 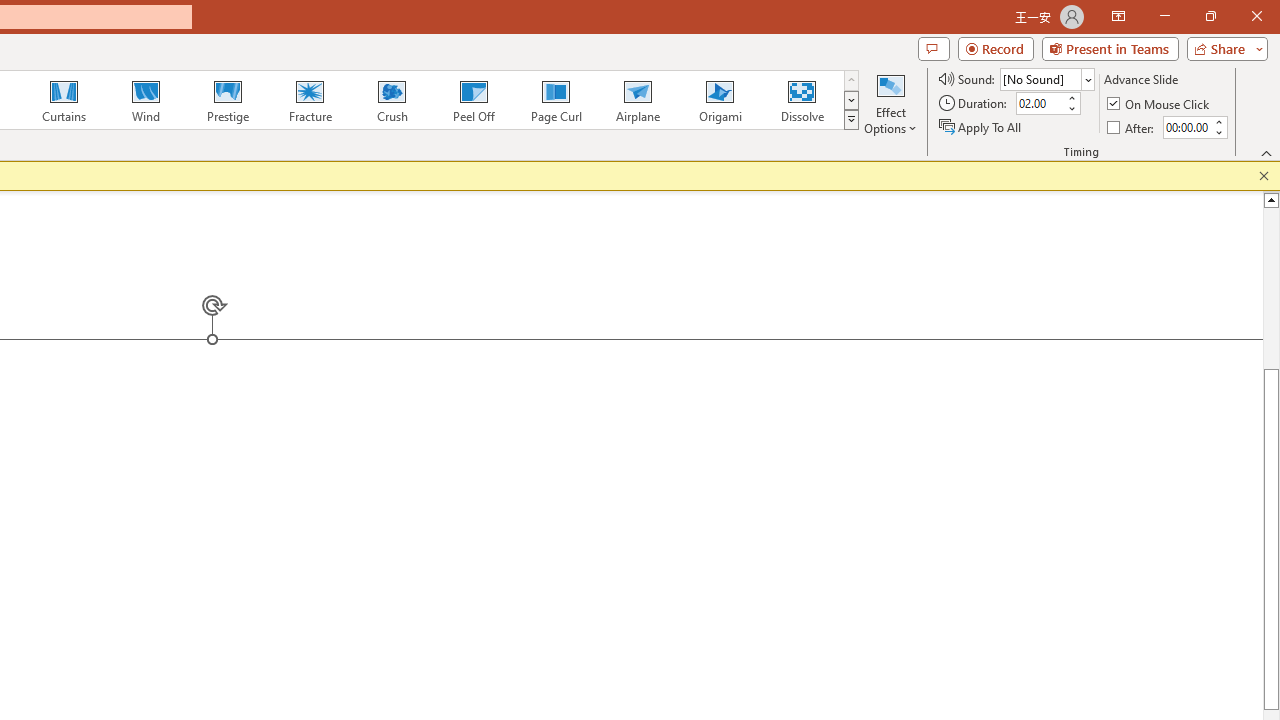 What do you see at coordinates (1046, 78) in the screenshot?
I see `'Sound'` at bounding box center [1046, 78].